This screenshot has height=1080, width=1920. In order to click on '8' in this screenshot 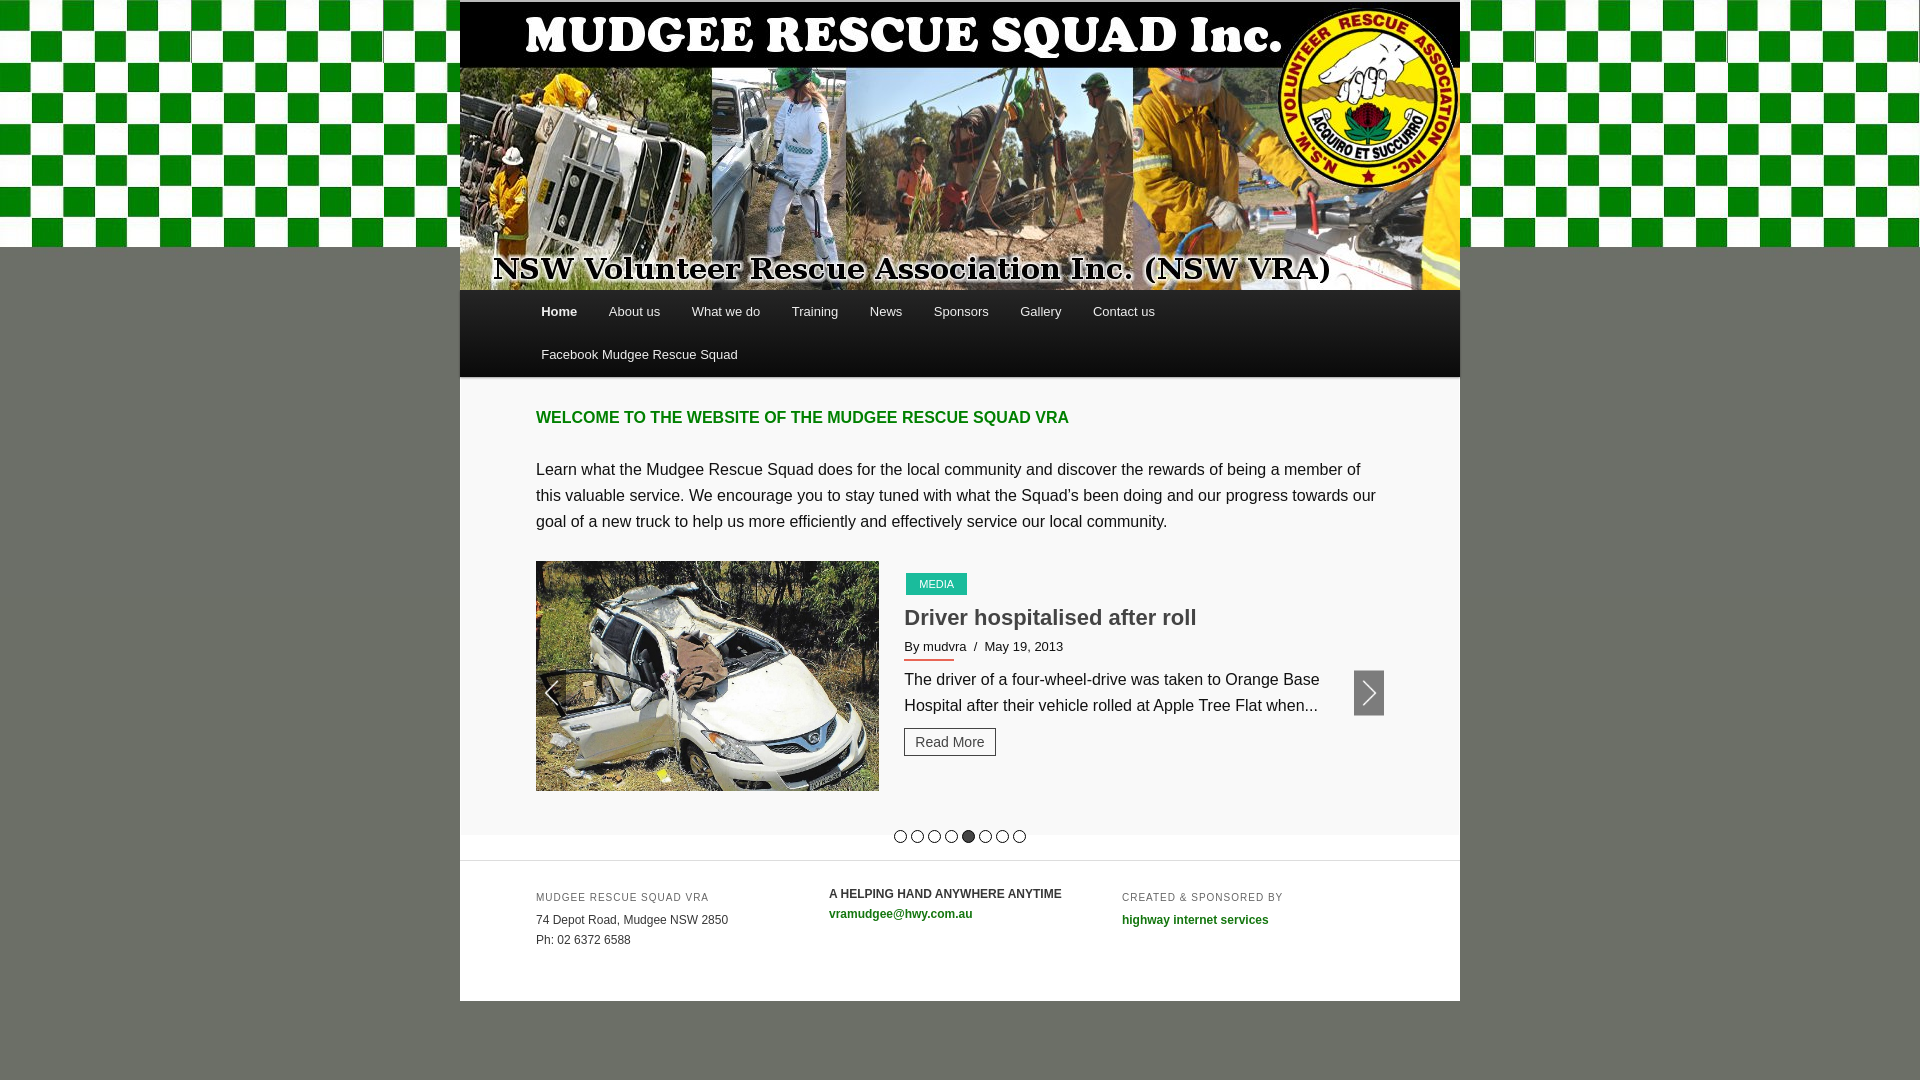, I will do `click(1019, 836)`.